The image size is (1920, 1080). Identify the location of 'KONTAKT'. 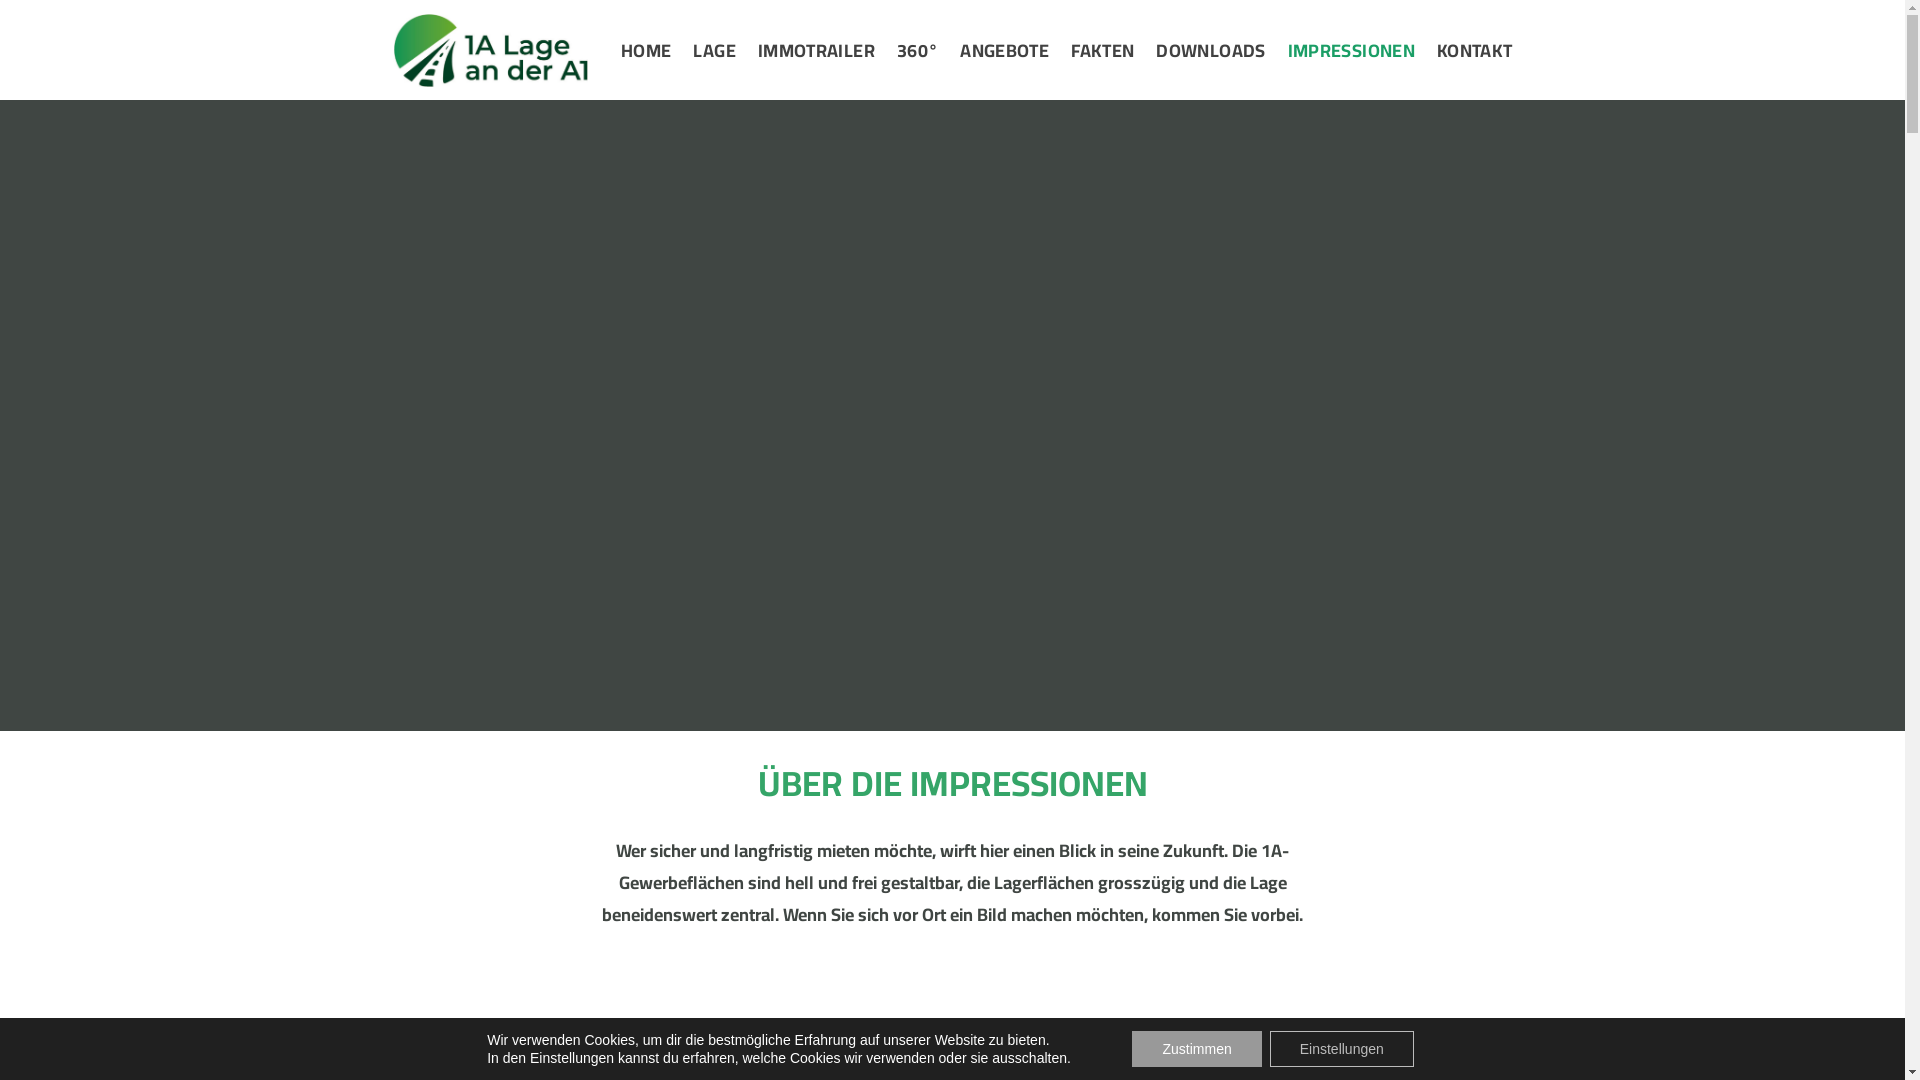
(1474, 49).